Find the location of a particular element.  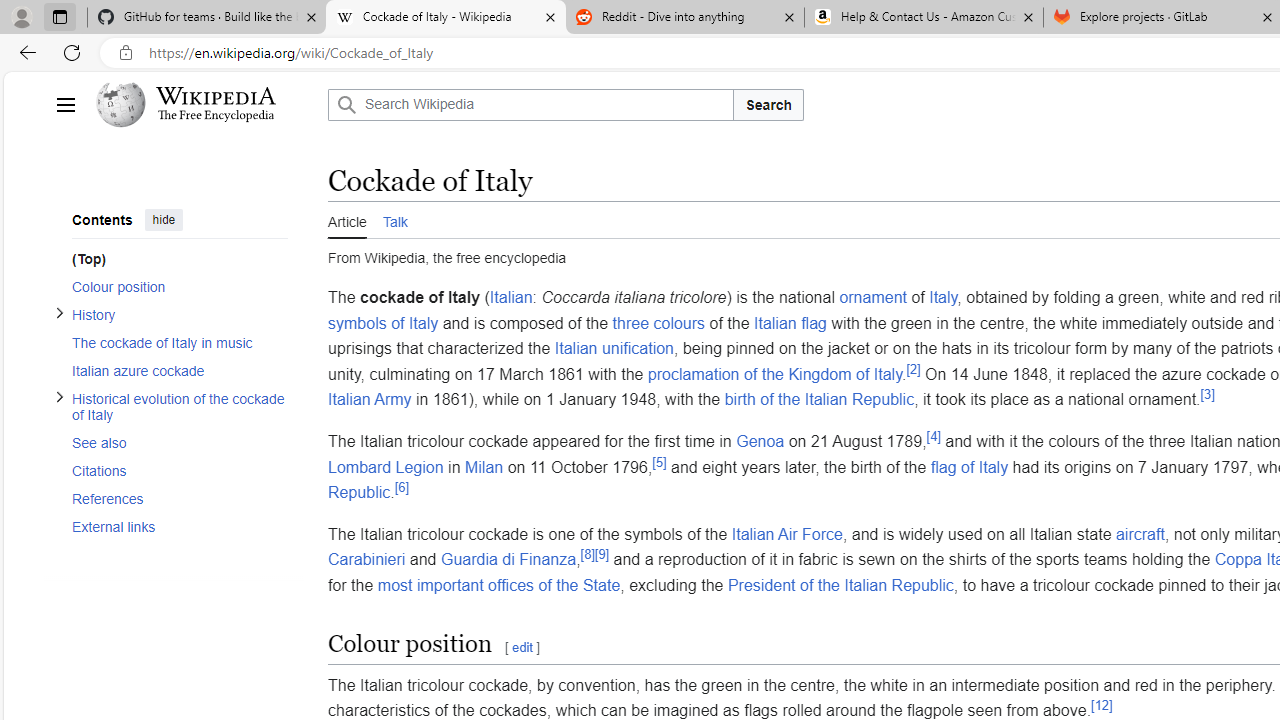

'hide' is located at coordinates (163, 219).